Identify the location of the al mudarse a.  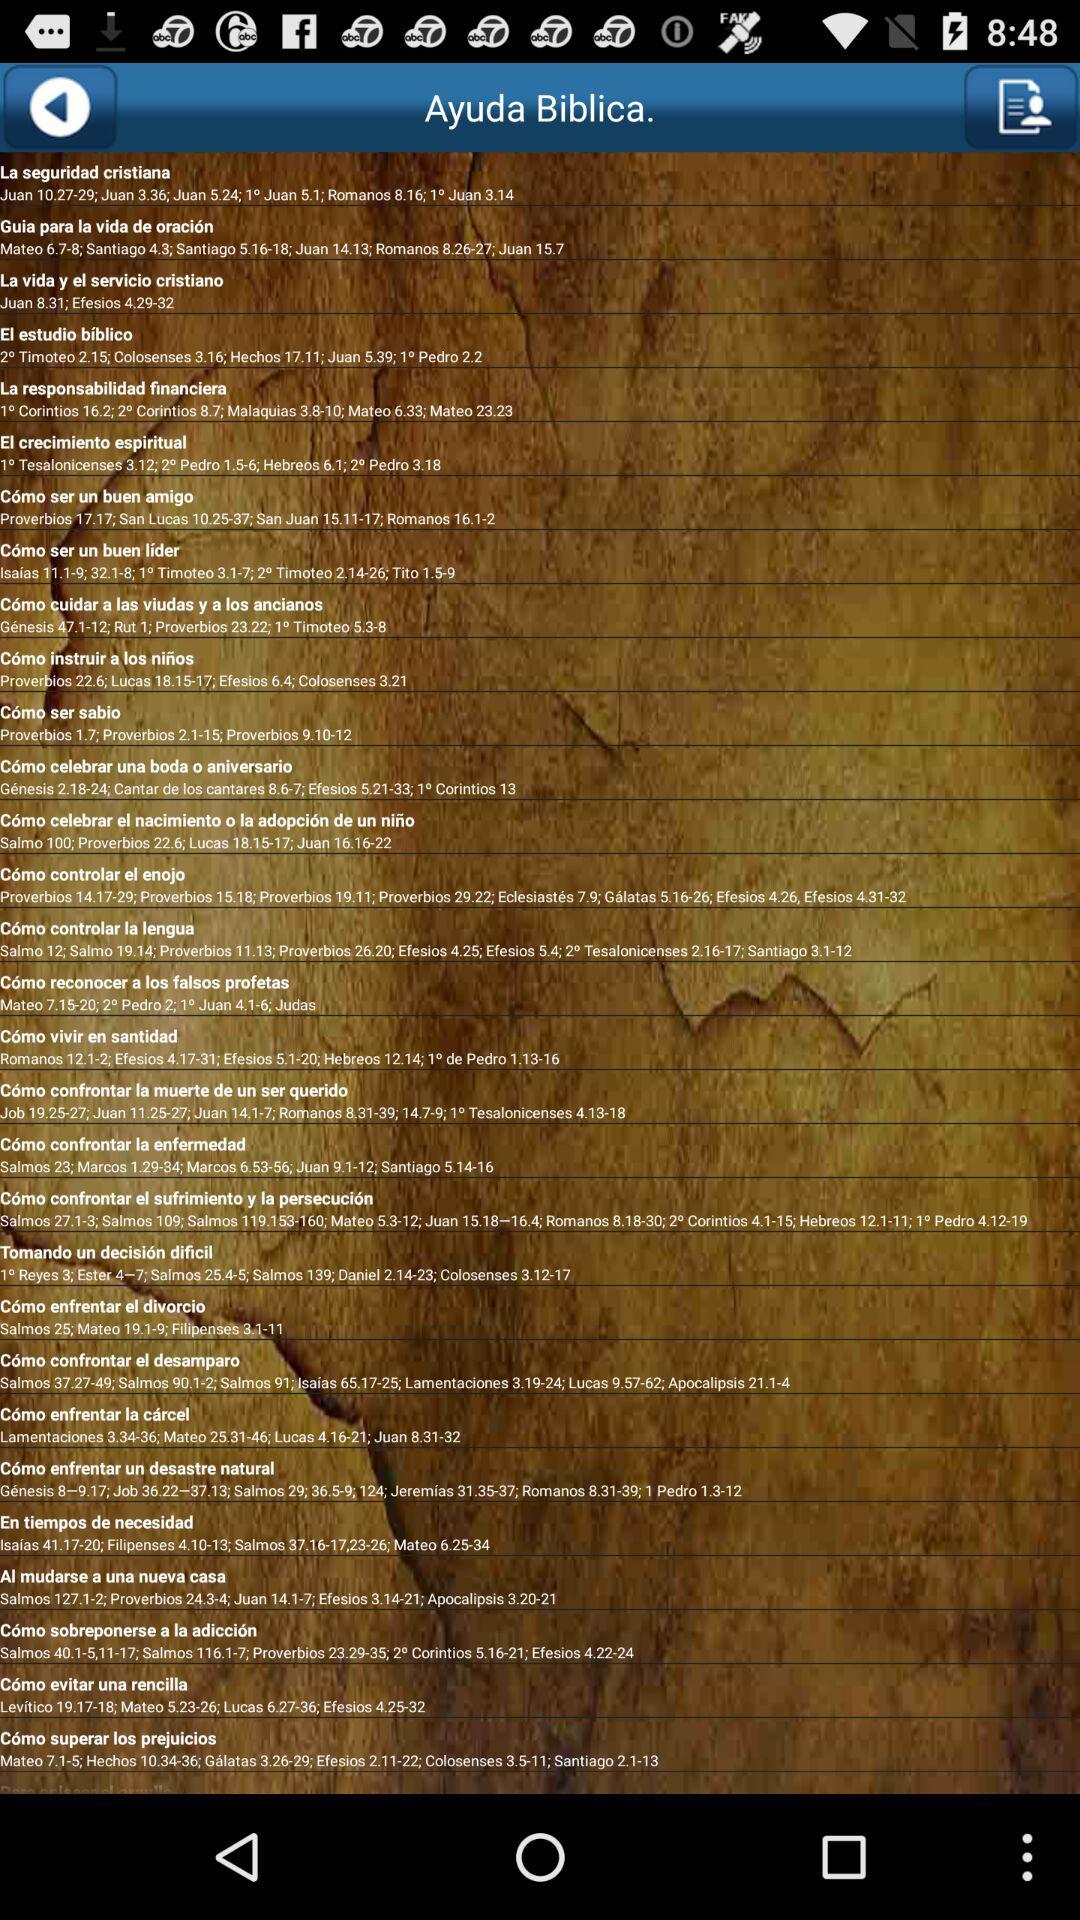
(540, 1570).